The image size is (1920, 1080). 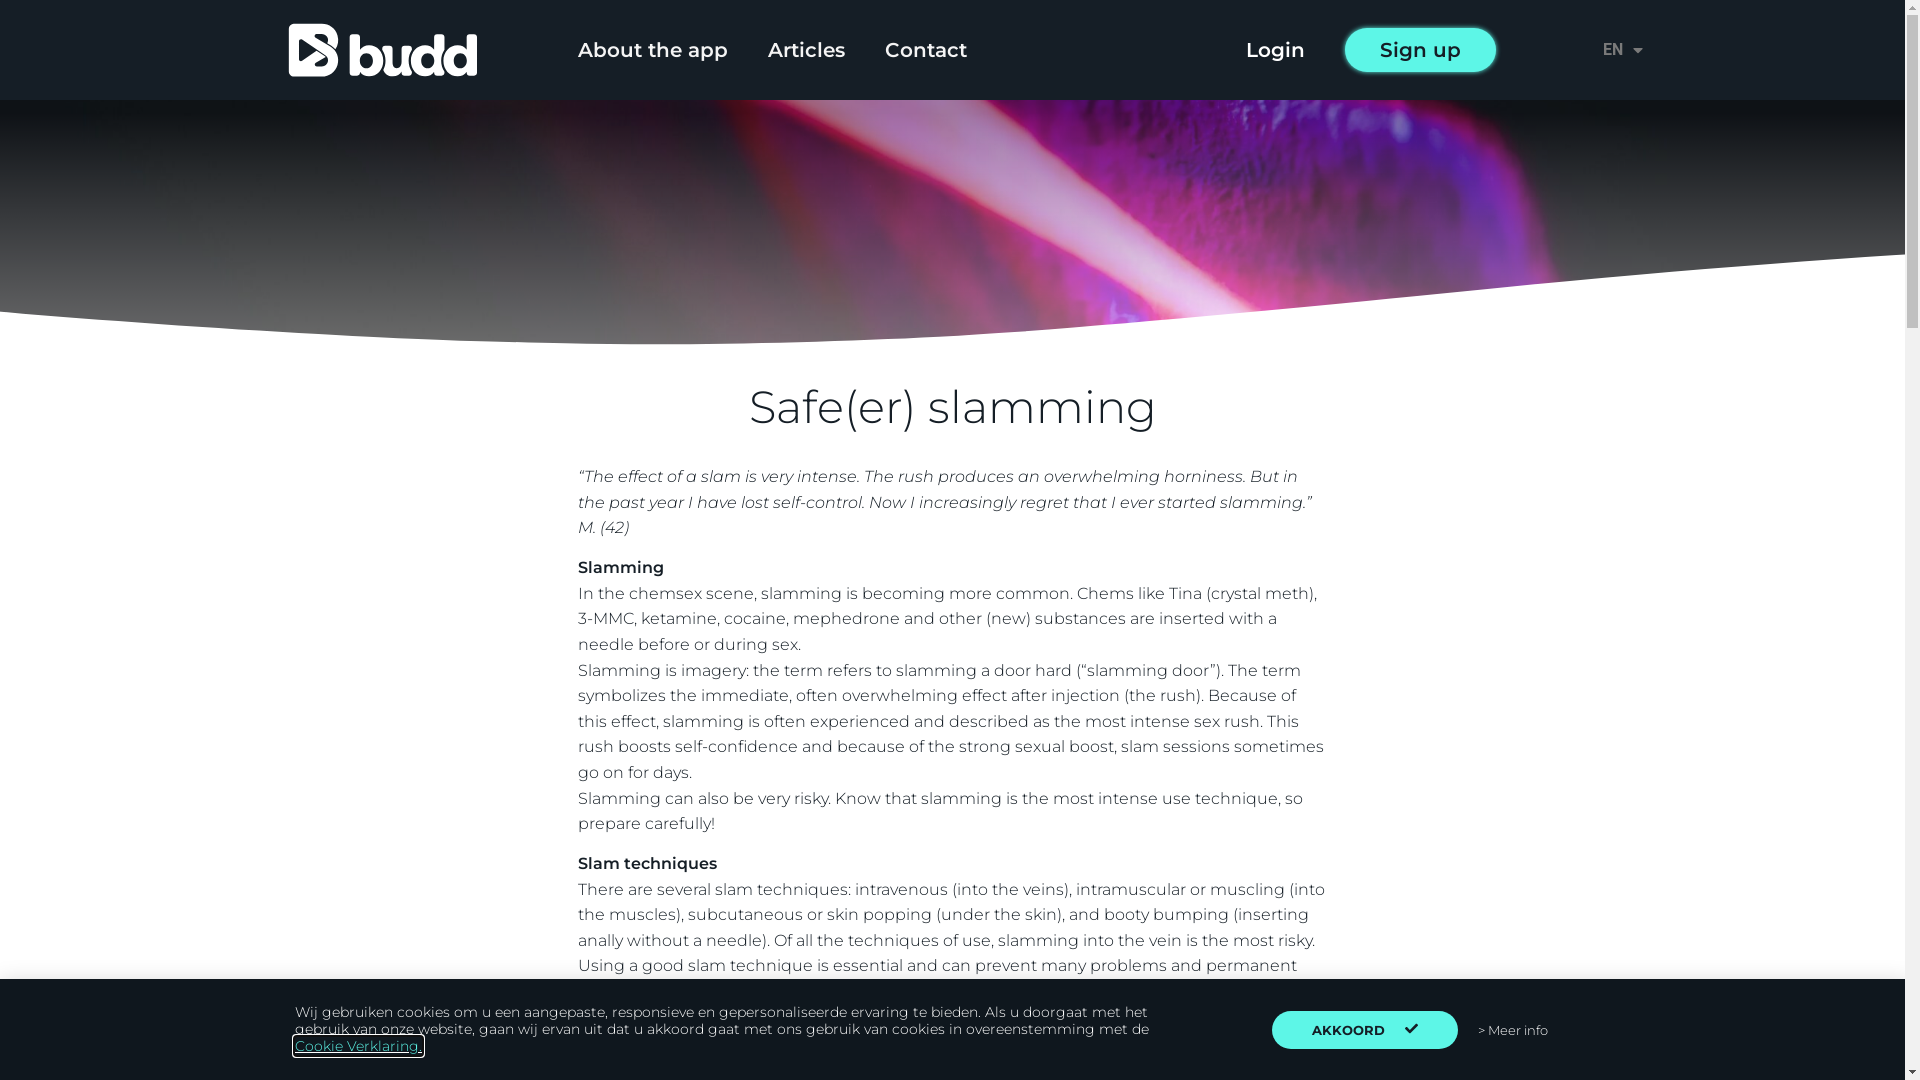 What do you see at coordinates (1512, 1029) in the screenshot?
I see `'> Meer info'` at bounding box center [1512, 1029].